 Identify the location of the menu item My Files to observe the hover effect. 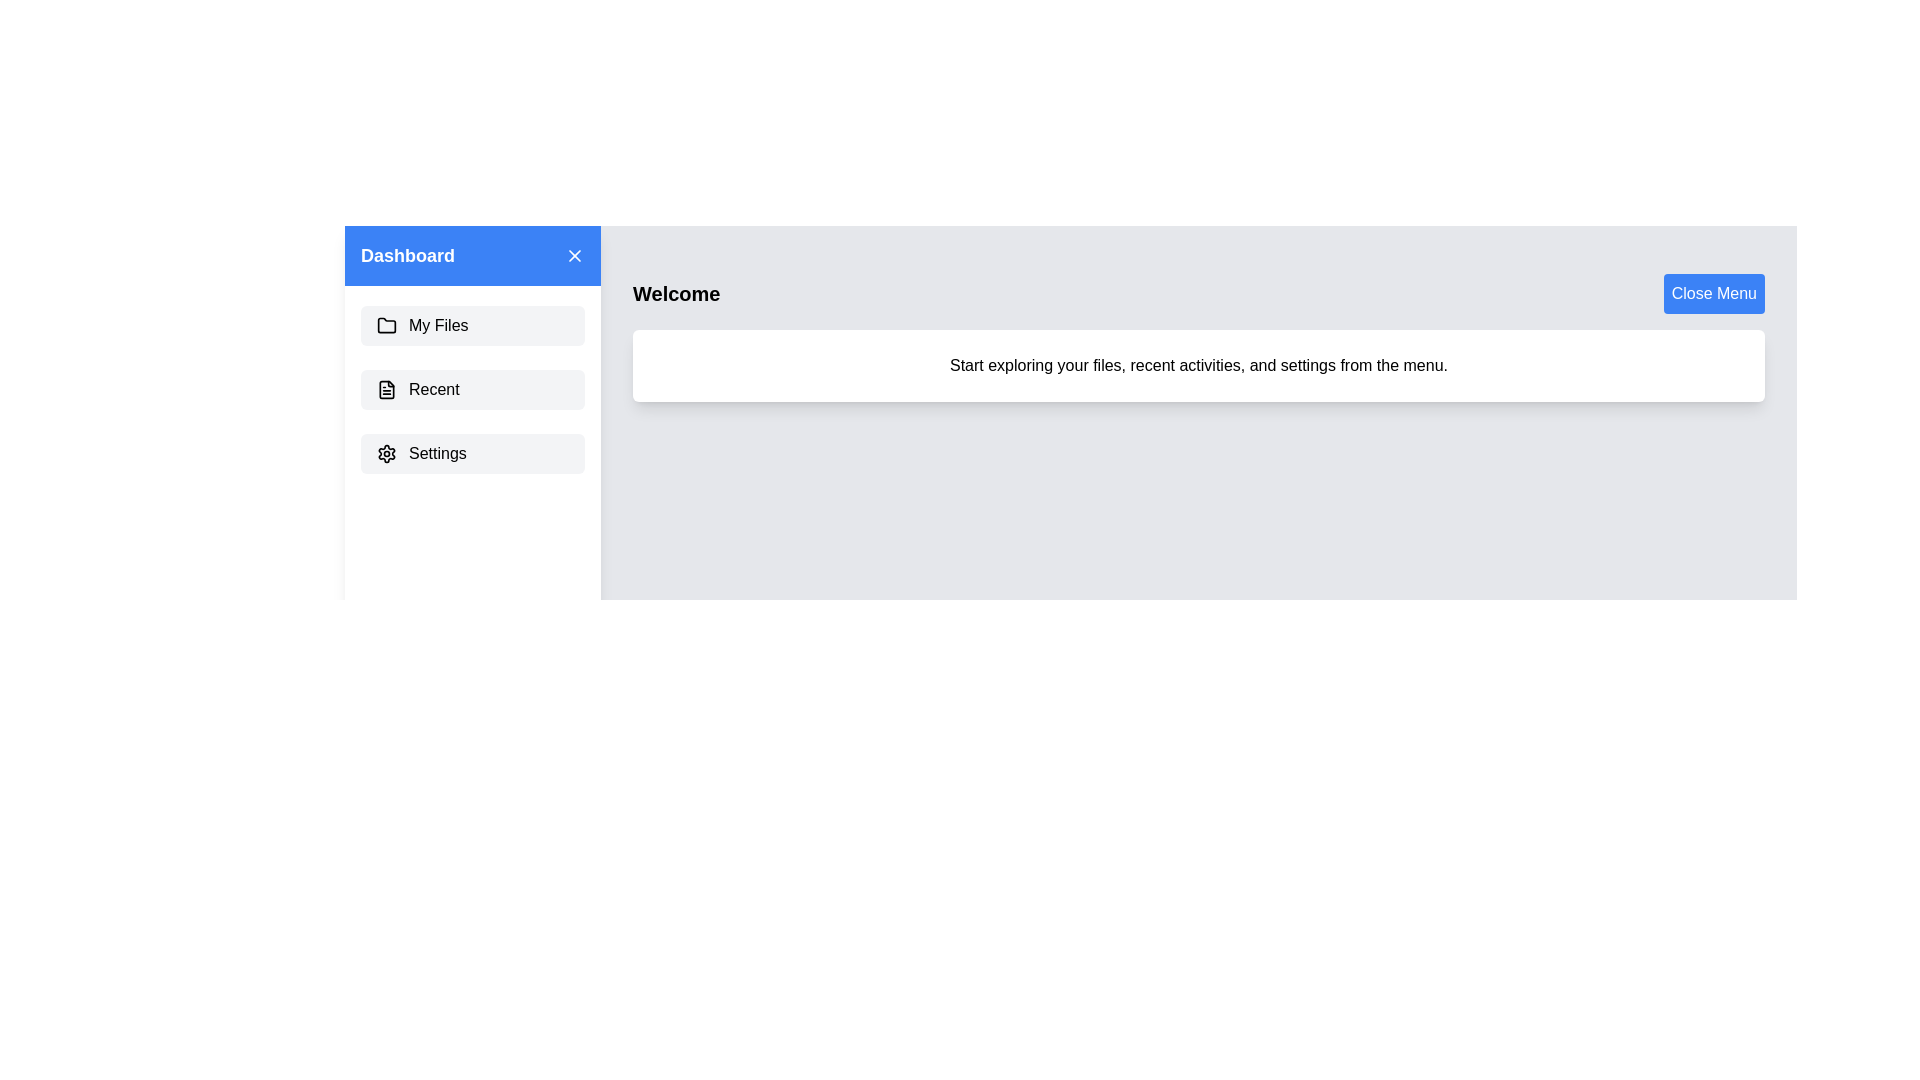
(472, 325).